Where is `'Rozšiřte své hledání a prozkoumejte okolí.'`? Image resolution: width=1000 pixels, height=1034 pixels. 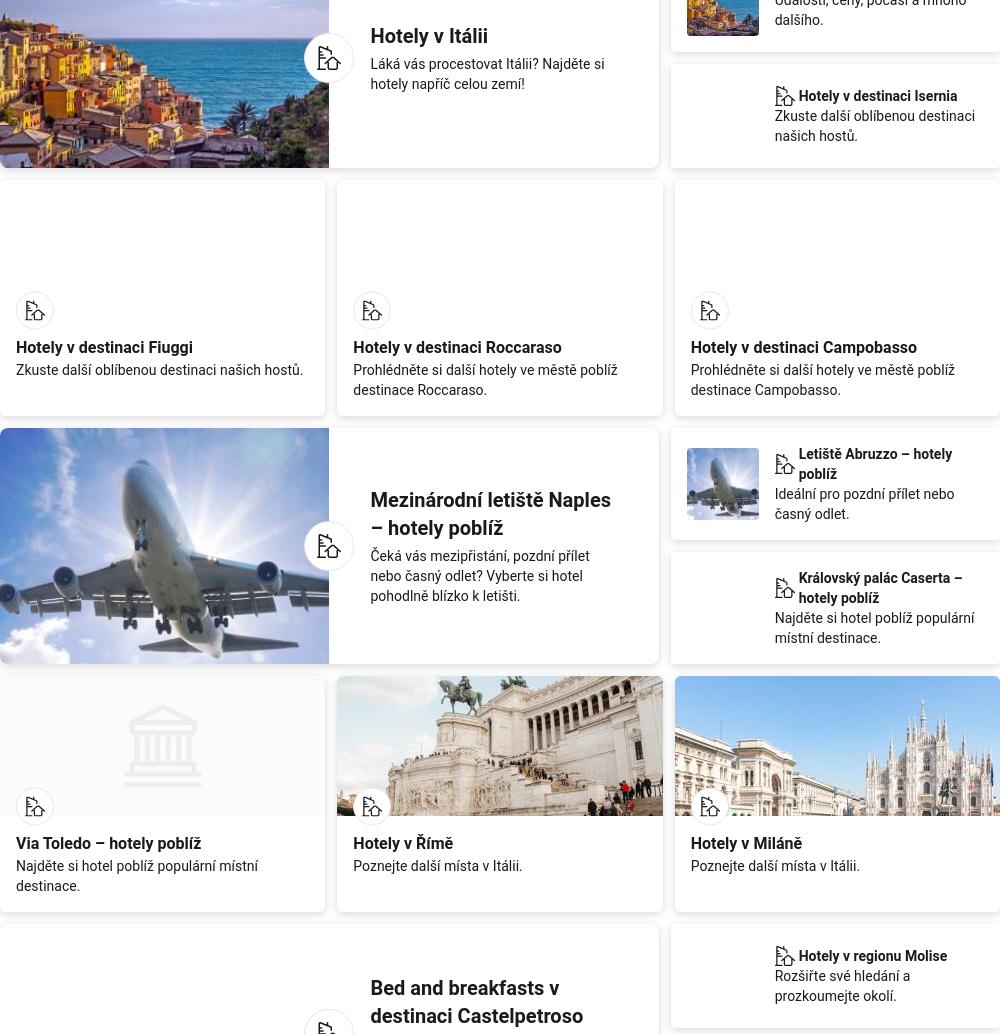
'Rozšiřte své hledání a prozkoumejte okolí.' is located at coordinates (841, 983).